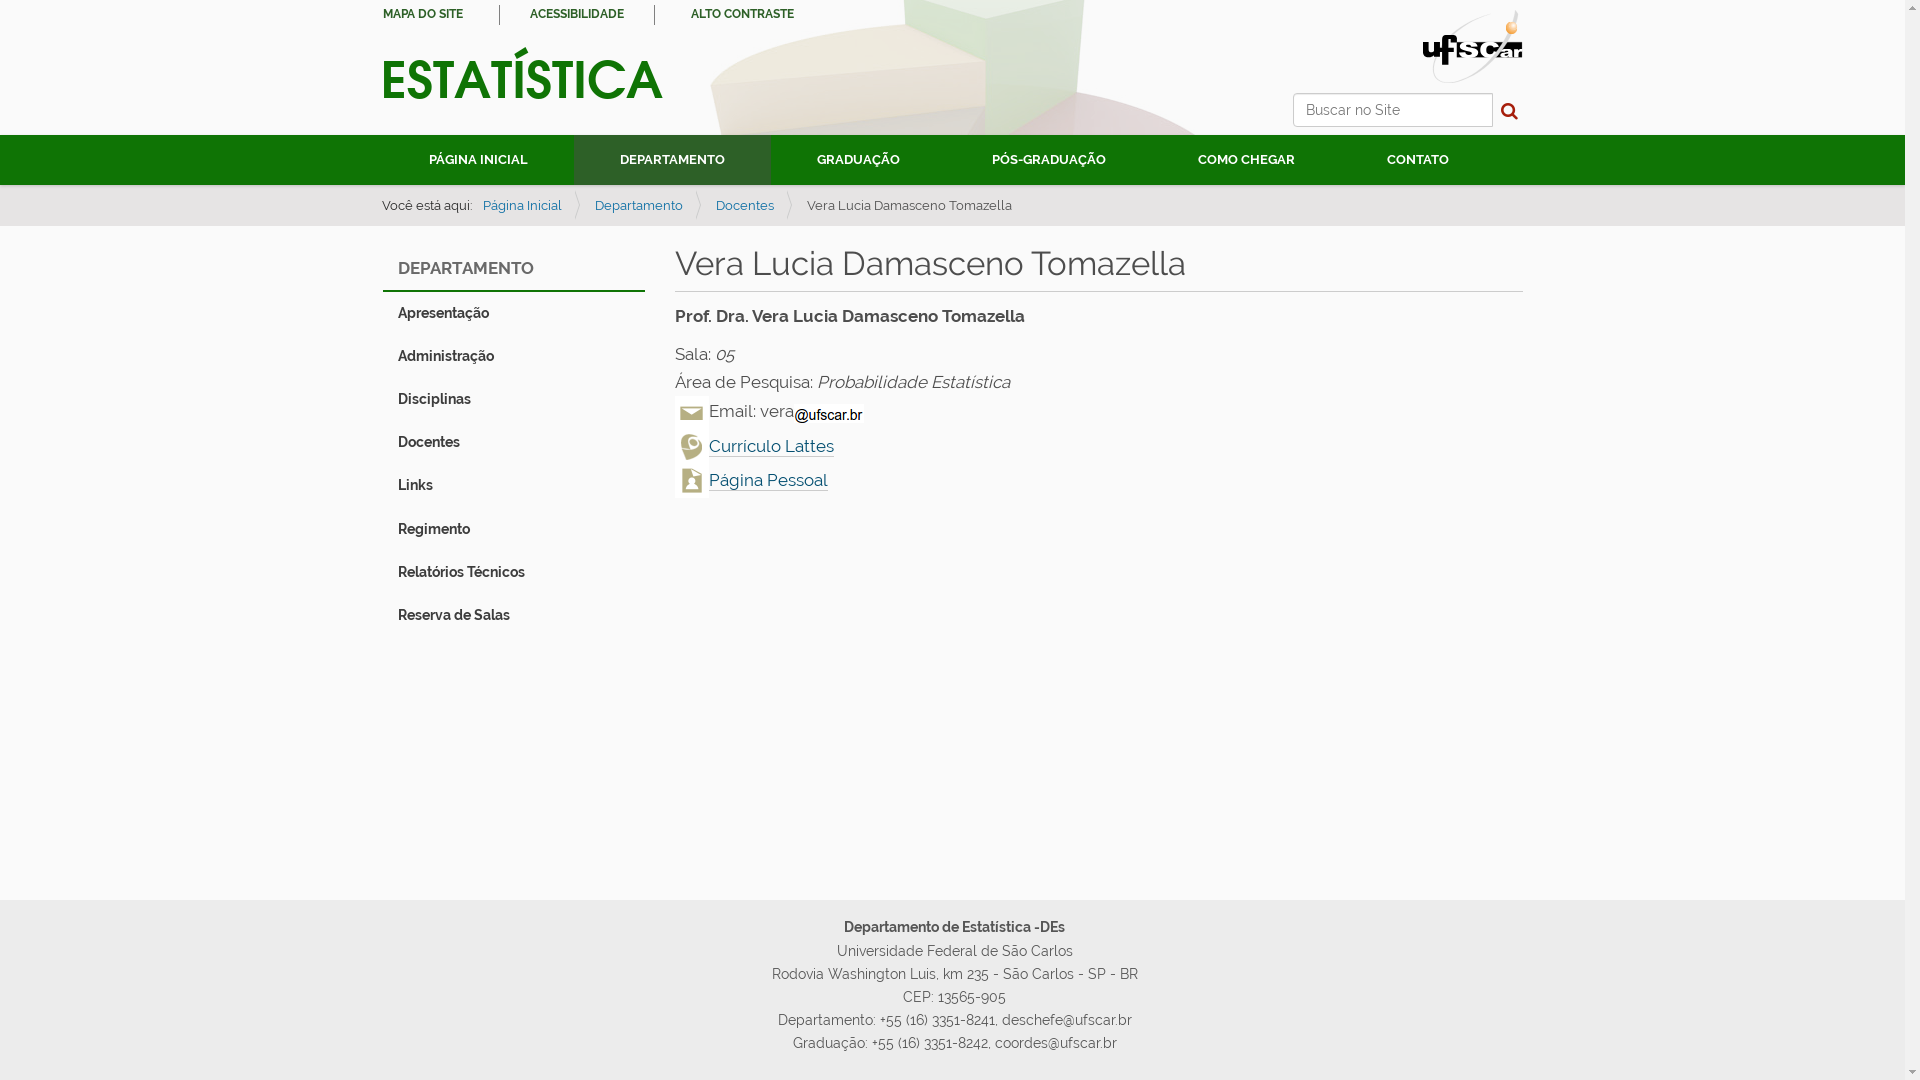  What do you see at coordinates (593, 205) in the screenshot?
I see `'Departamento'` at bounding box center [593, 205].